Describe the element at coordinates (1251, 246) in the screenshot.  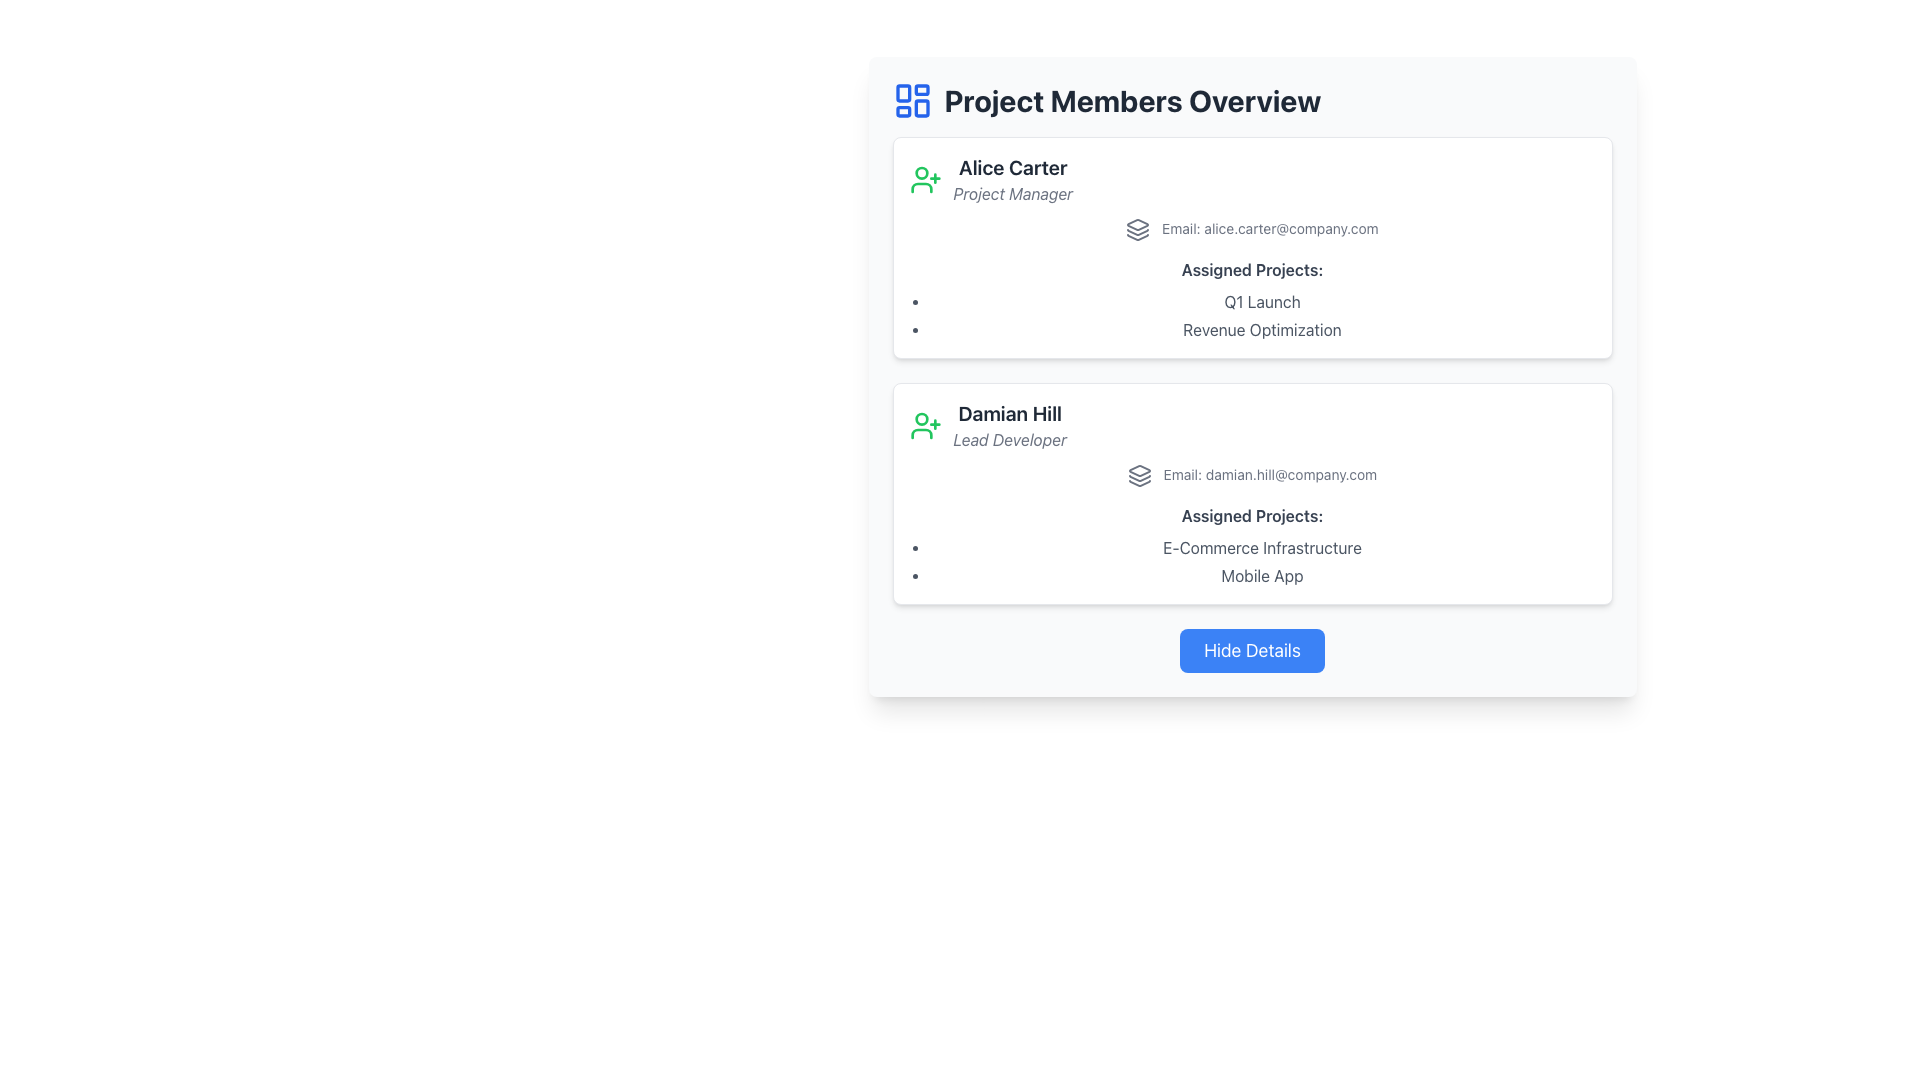
I see `to select the Information card displaying details for 'Alice Carter', the Project Manager, located in the 'Project Members Overview' section` at that location.